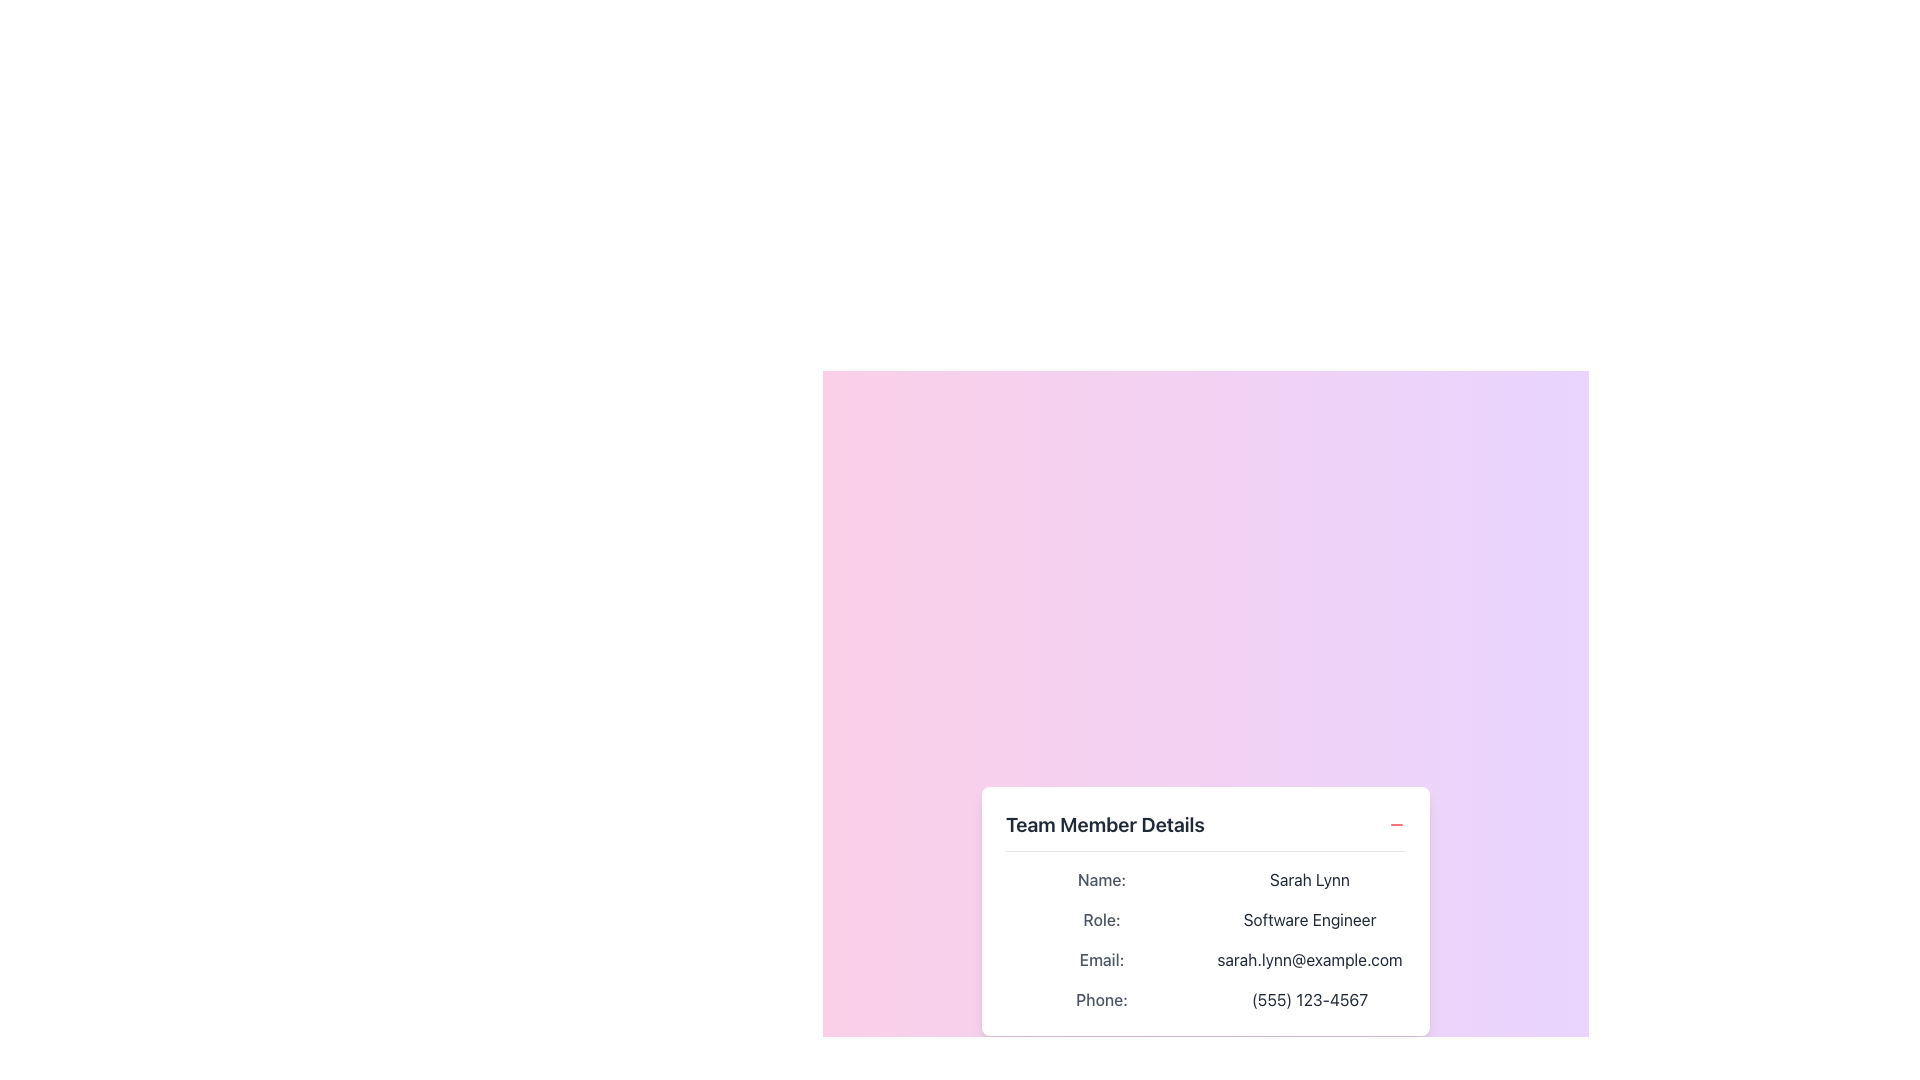 This screenshot has height=1080, width=1920. Describe the element at coordinates (1101, 918) in the screenshot. I see `the 'Role:' text label, which is a gray-colored label with medium font weight, positioned below the 'Name:' label and above the 'Email:' label in the grid layout of team member details` at that location.